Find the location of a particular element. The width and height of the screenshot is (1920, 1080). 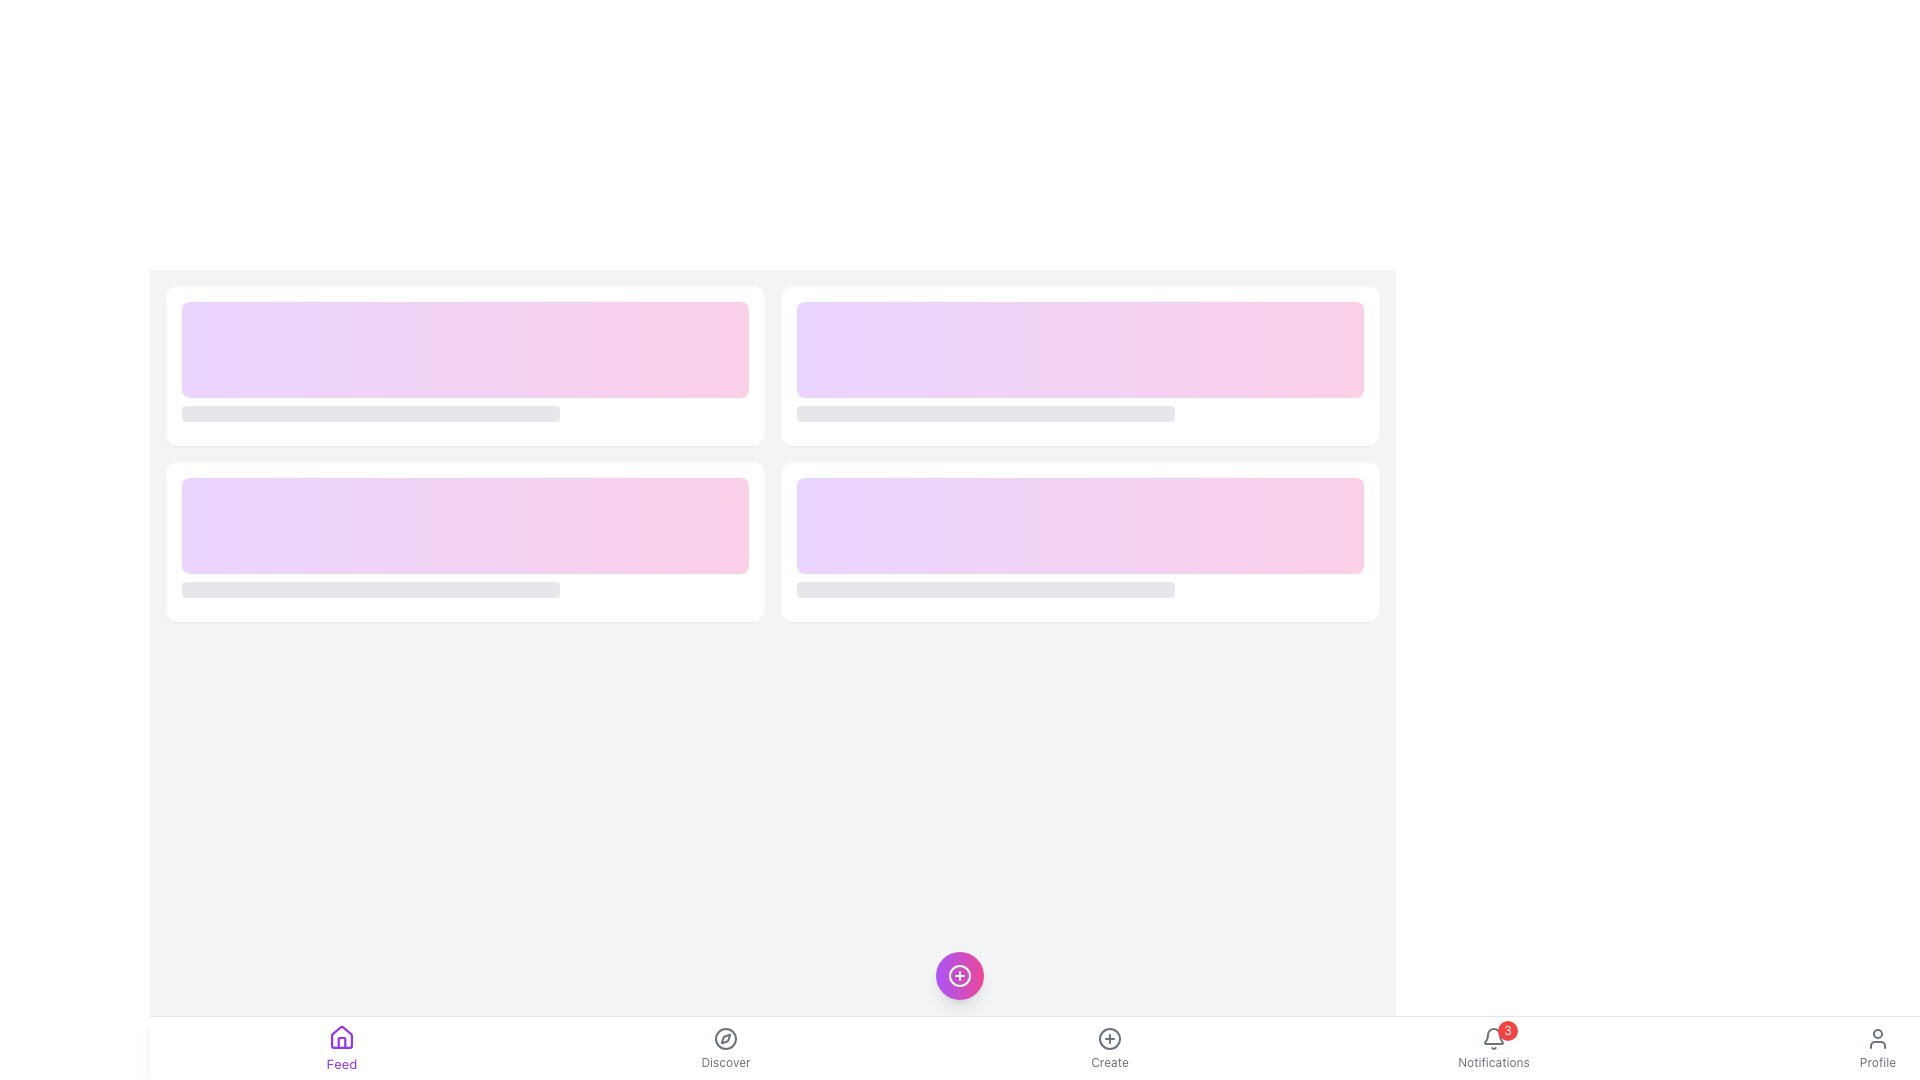

the decorative UI component with a gradient background transitioning from light purple to light pink, located in the lower row of a two-row grid structure, specifically as the right item of its row is located at coordinates (1079, 524).